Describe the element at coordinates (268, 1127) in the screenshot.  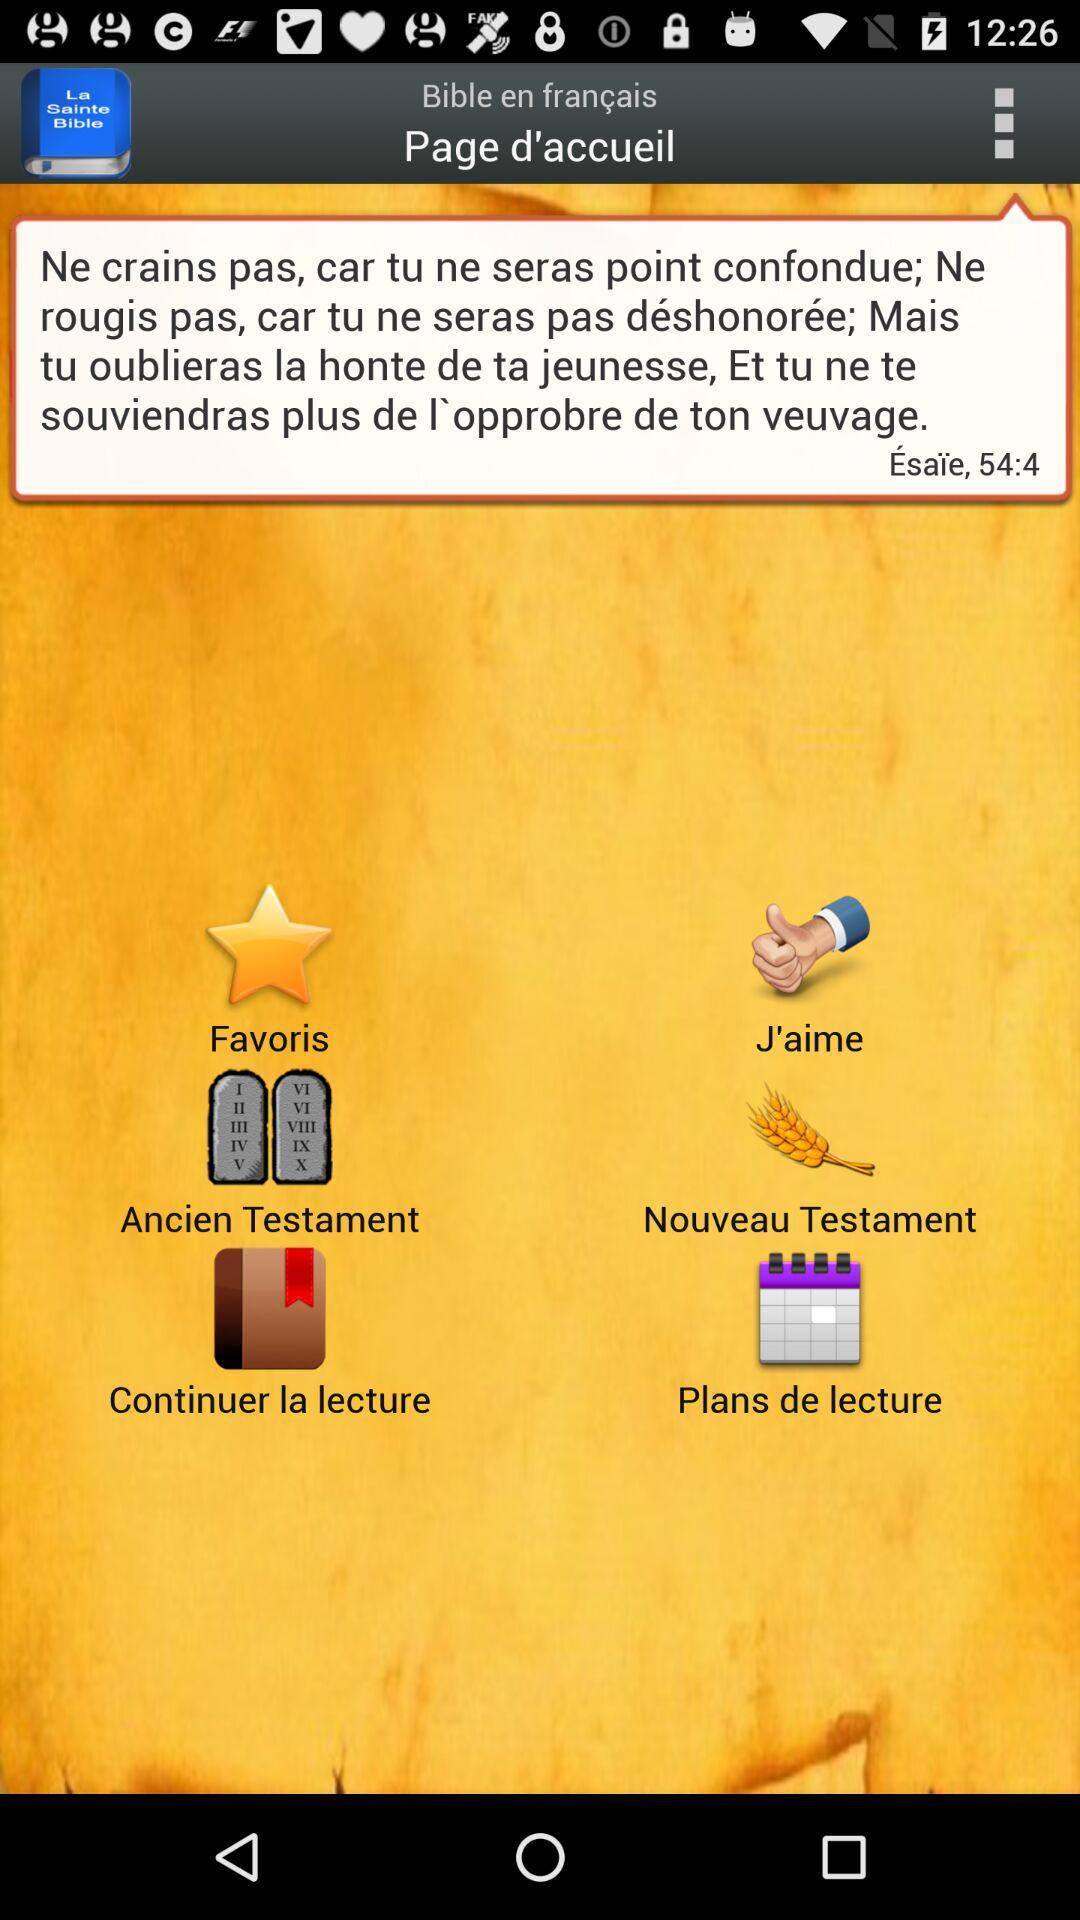
I see `ancien testament` at that location.